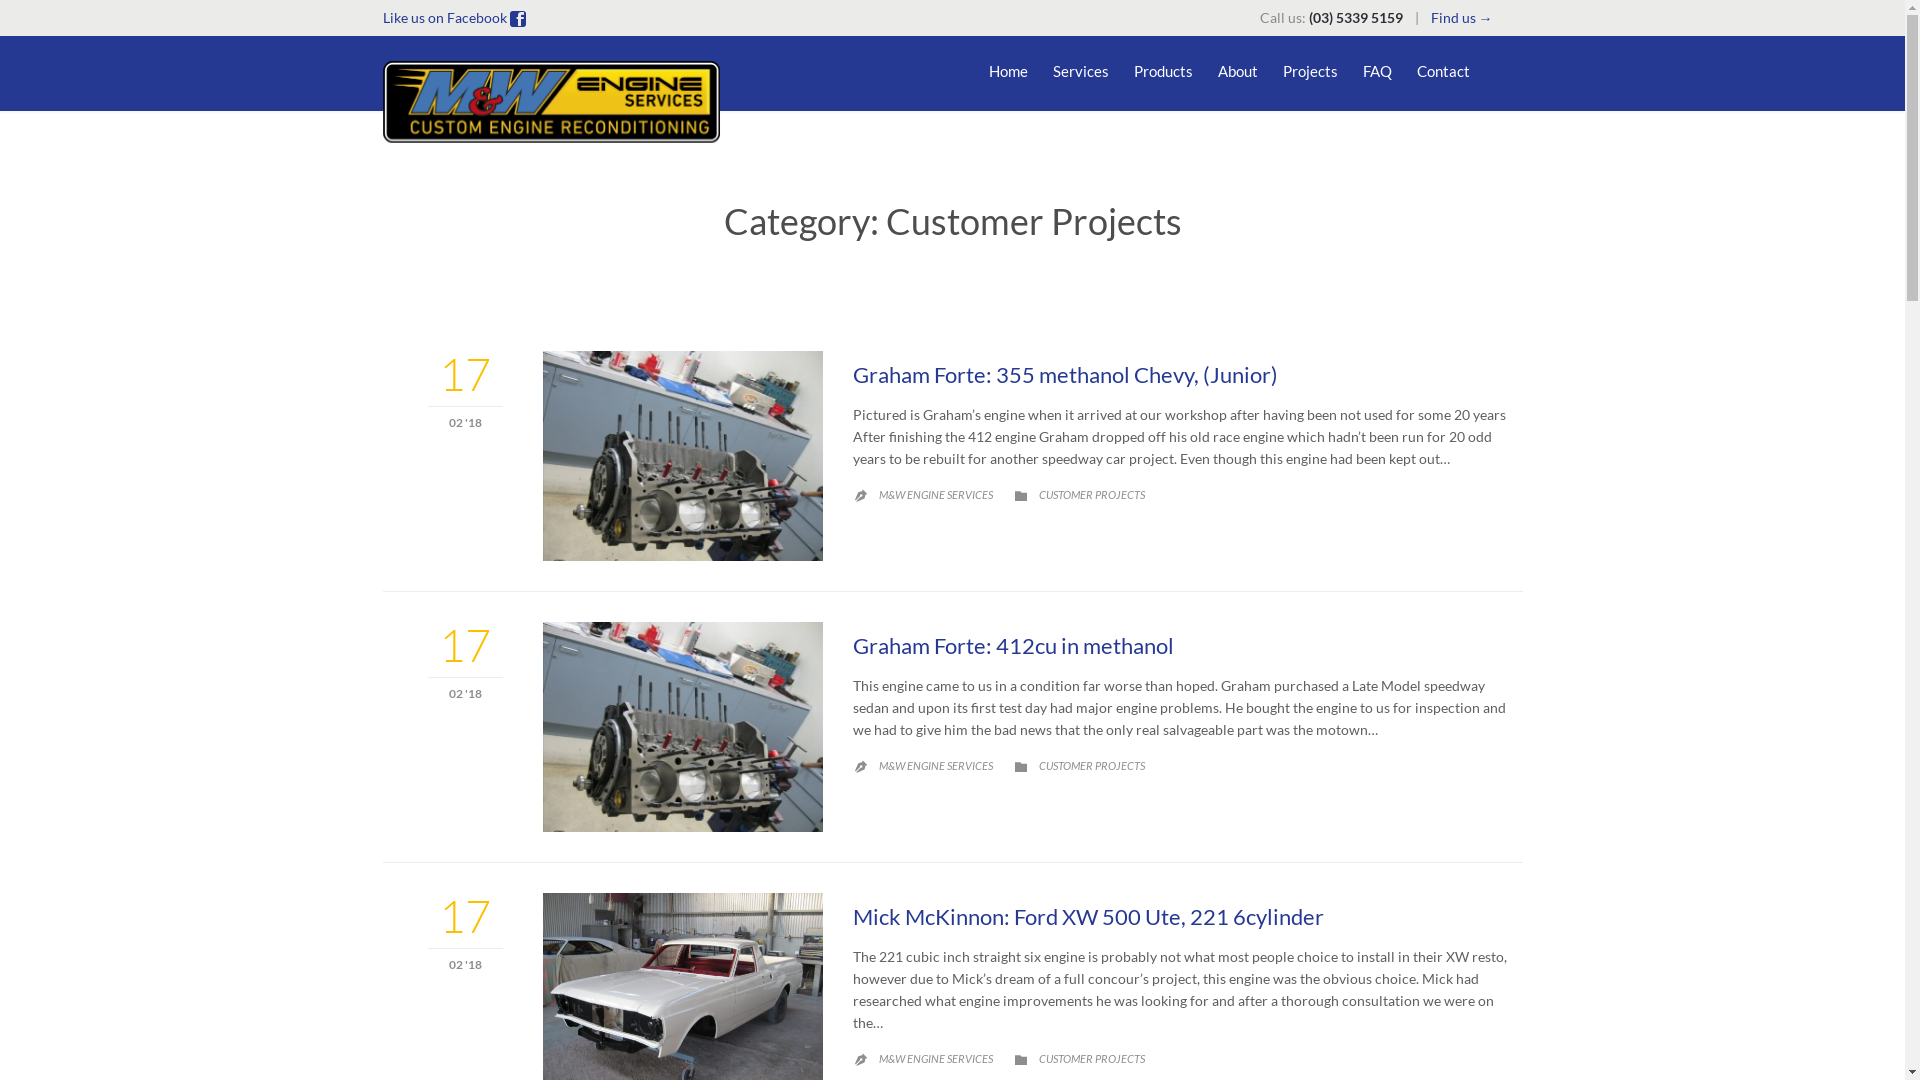 The height and width of the screenshot is (1080, 1920). What do you see at coordinates (1050, 72) in the screenshot?
I see `'Services'` at bounding box center [1050, 72].